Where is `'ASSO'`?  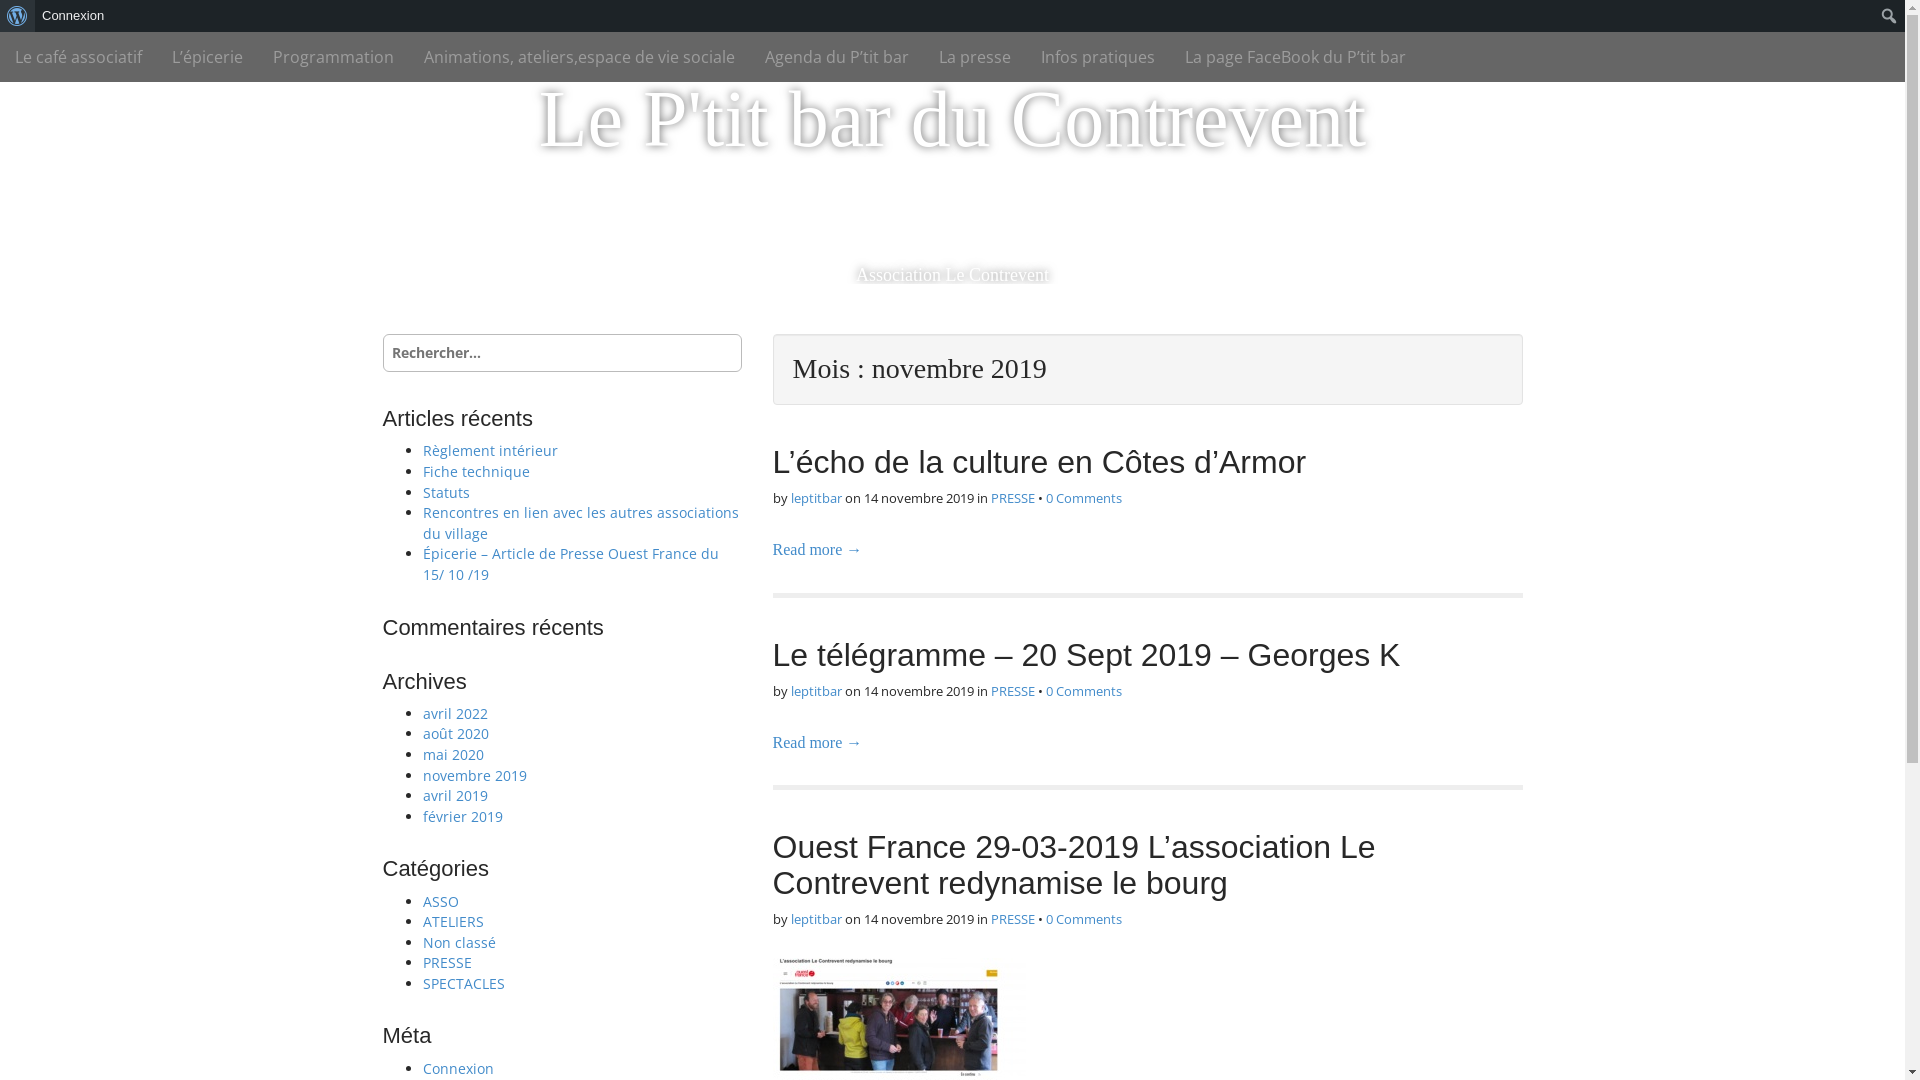 'ASSO' is located at coordinates (439, 901).